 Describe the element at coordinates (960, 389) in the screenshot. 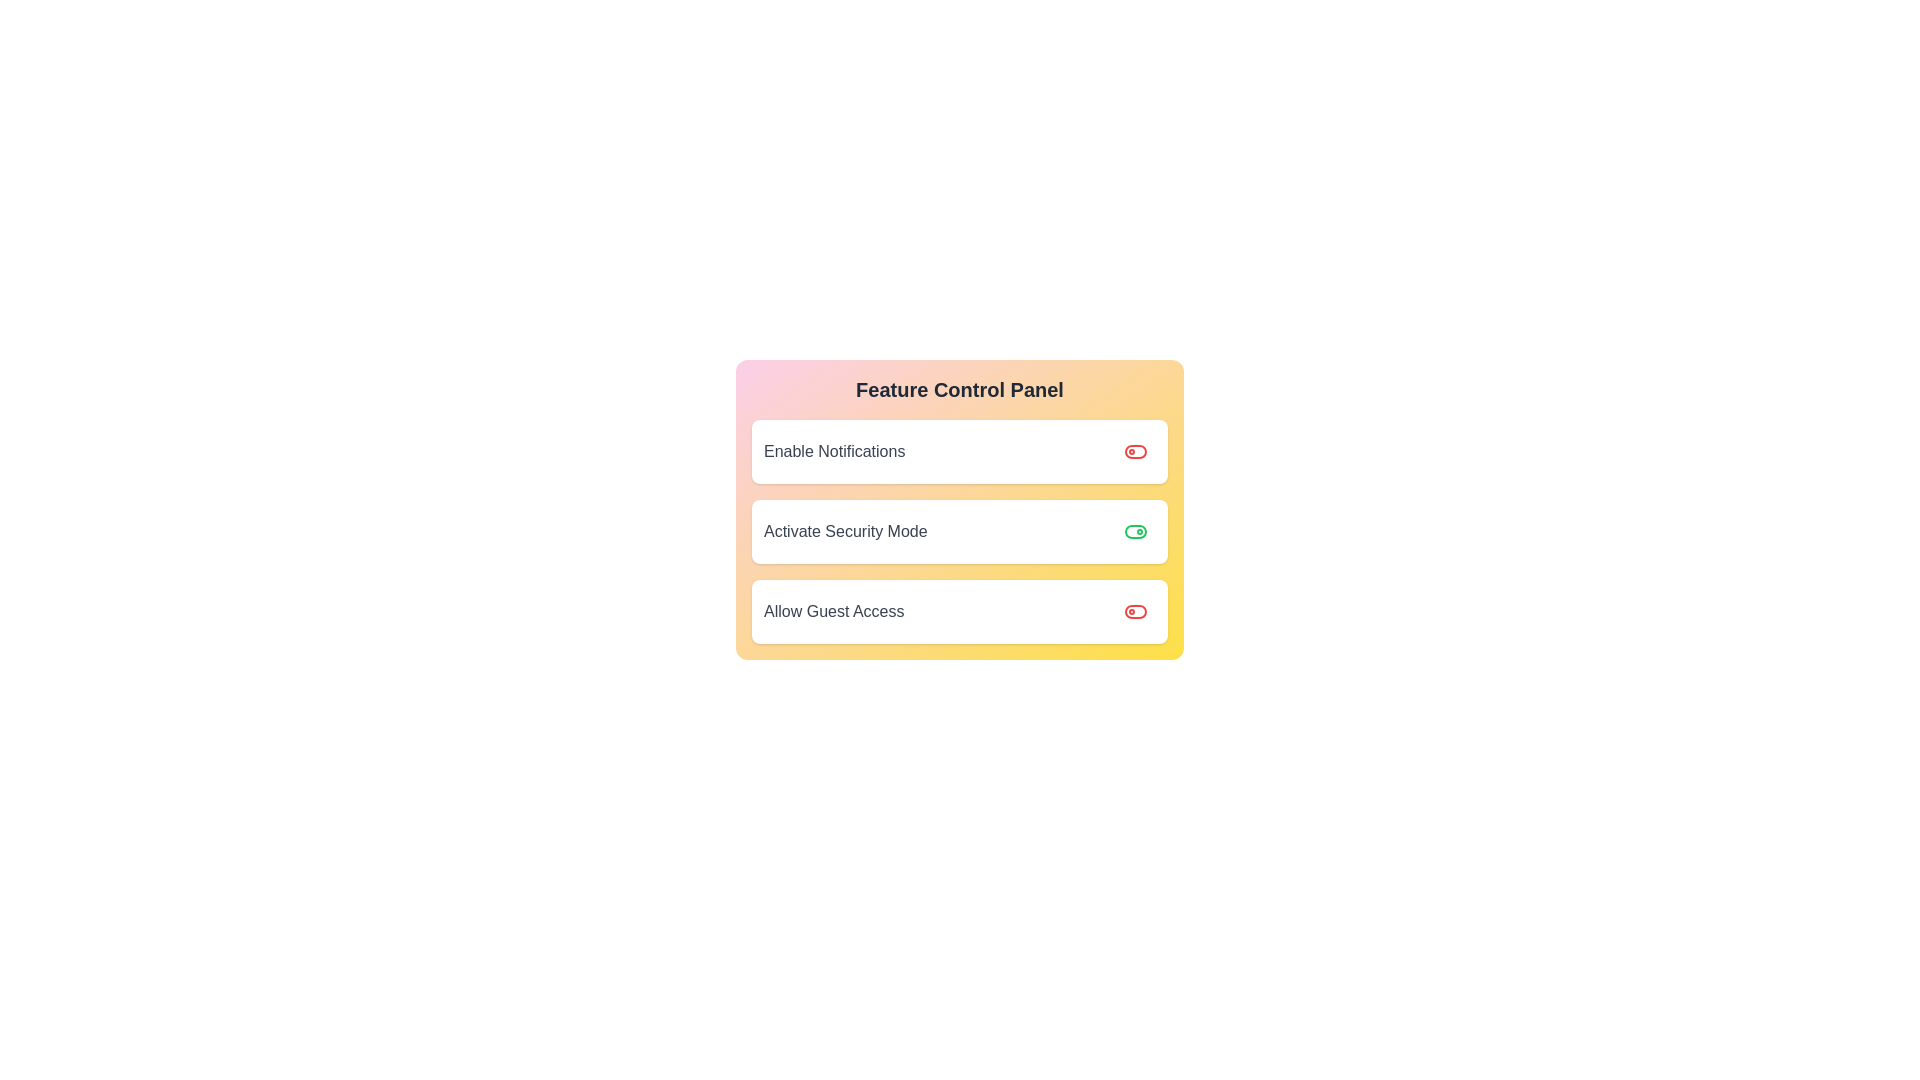

I see `the title text label that introduces the feature control panel, positioned at the top of the panel, above the interactive controls` at that location.